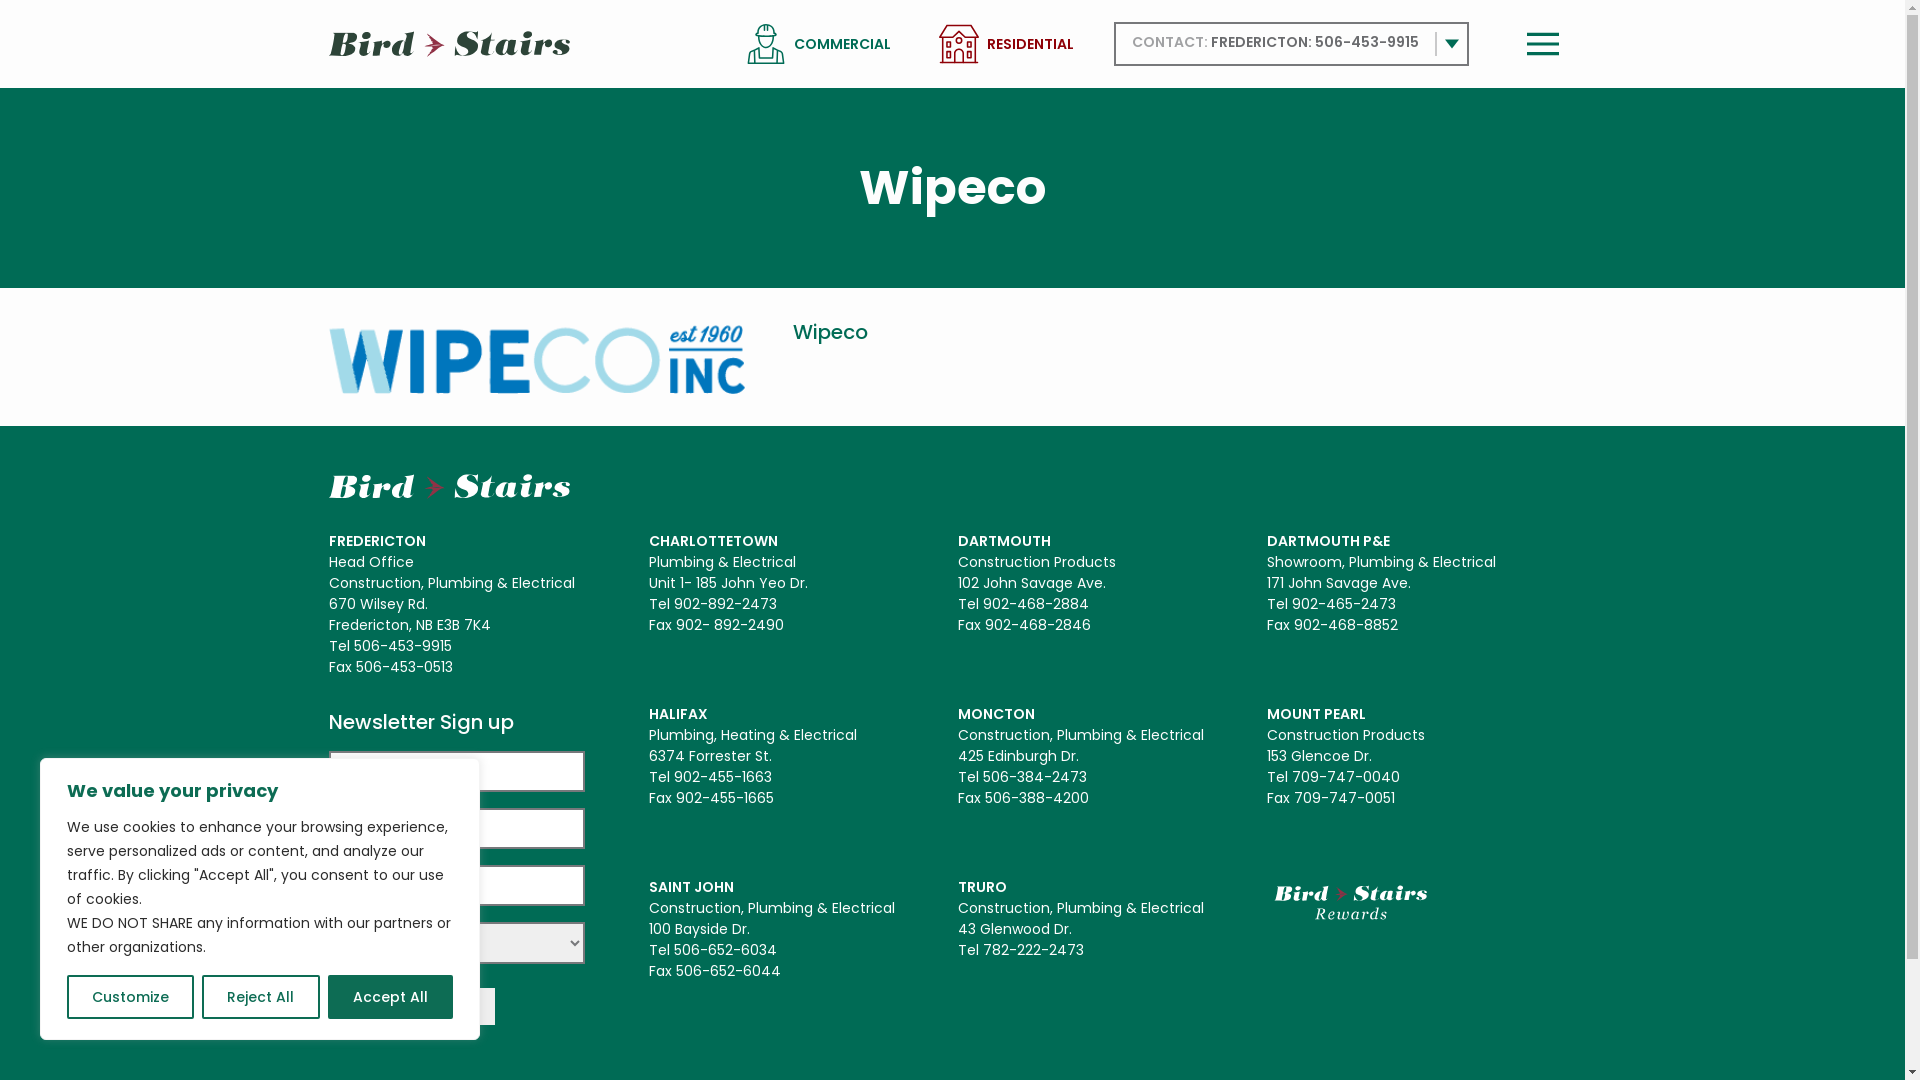 This screenshot has height=1080, width=1920. What do you see at coordinates (957, 886) in the screenshot?
I see `'TRURO'` at bounding box center [957, 886].